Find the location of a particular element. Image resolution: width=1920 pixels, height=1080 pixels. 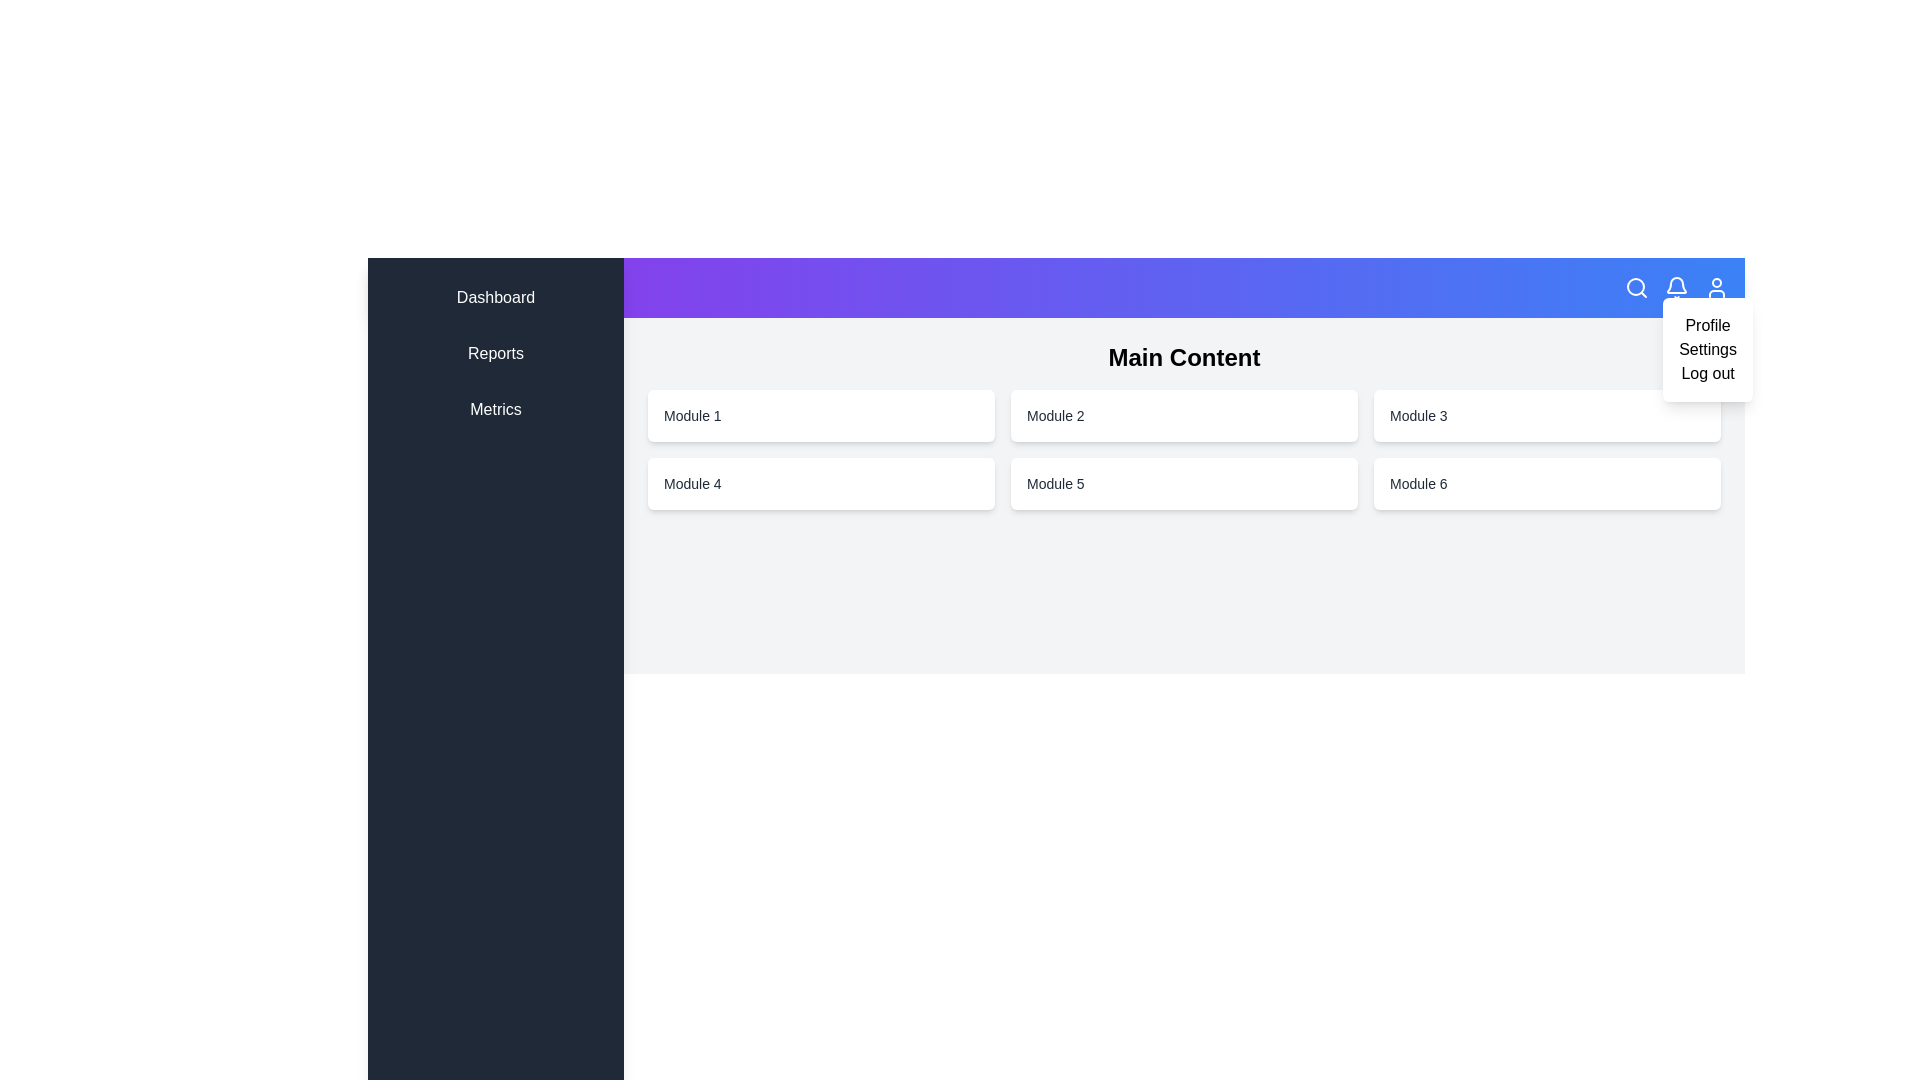

the 'ProActive' static text label located in the header section, which is styled in bold and positioned next to an icon on the left side is located at coordinates (449, 288).